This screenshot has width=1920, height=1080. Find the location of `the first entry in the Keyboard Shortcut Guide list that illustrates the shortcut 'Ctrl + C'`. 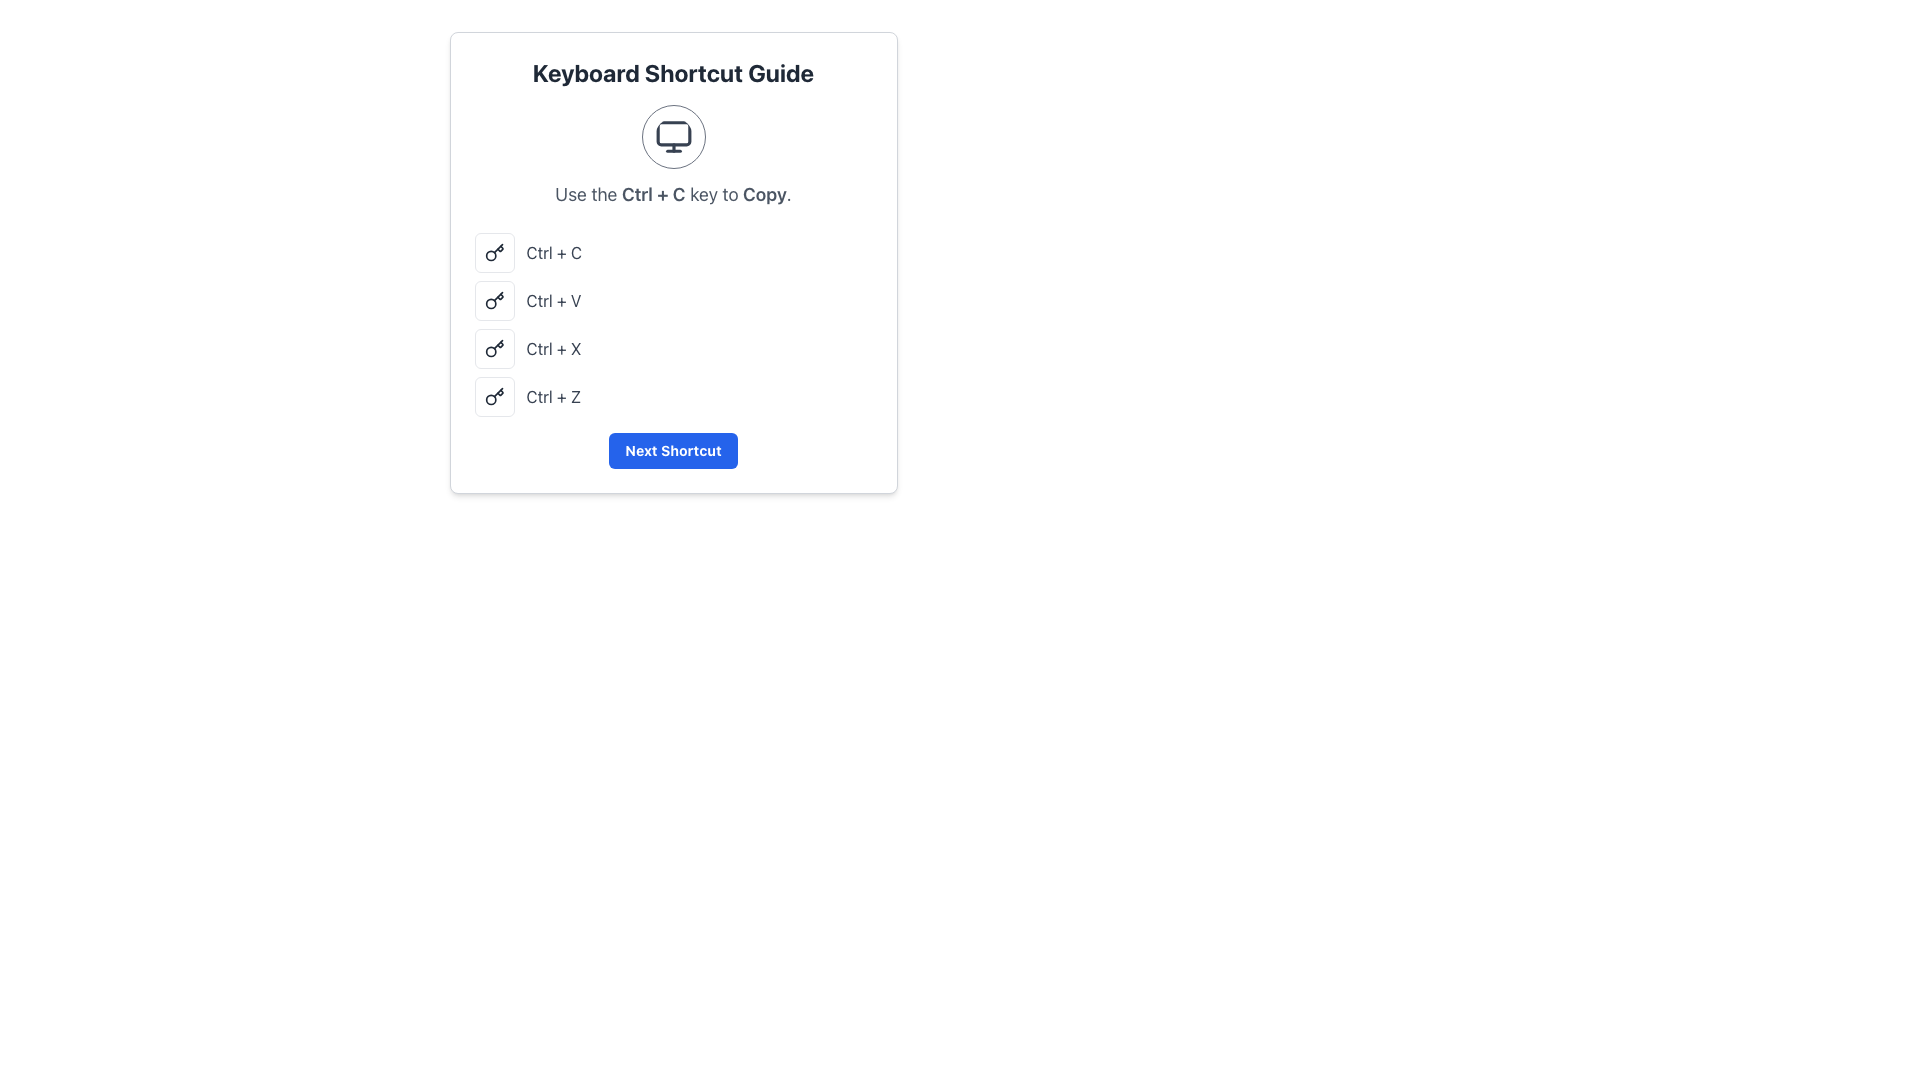

the first entry in the Keyboard Shortcut Guide list that illustrates the shortcut 'Ctrl + C' is located at coordinates (673, 252).